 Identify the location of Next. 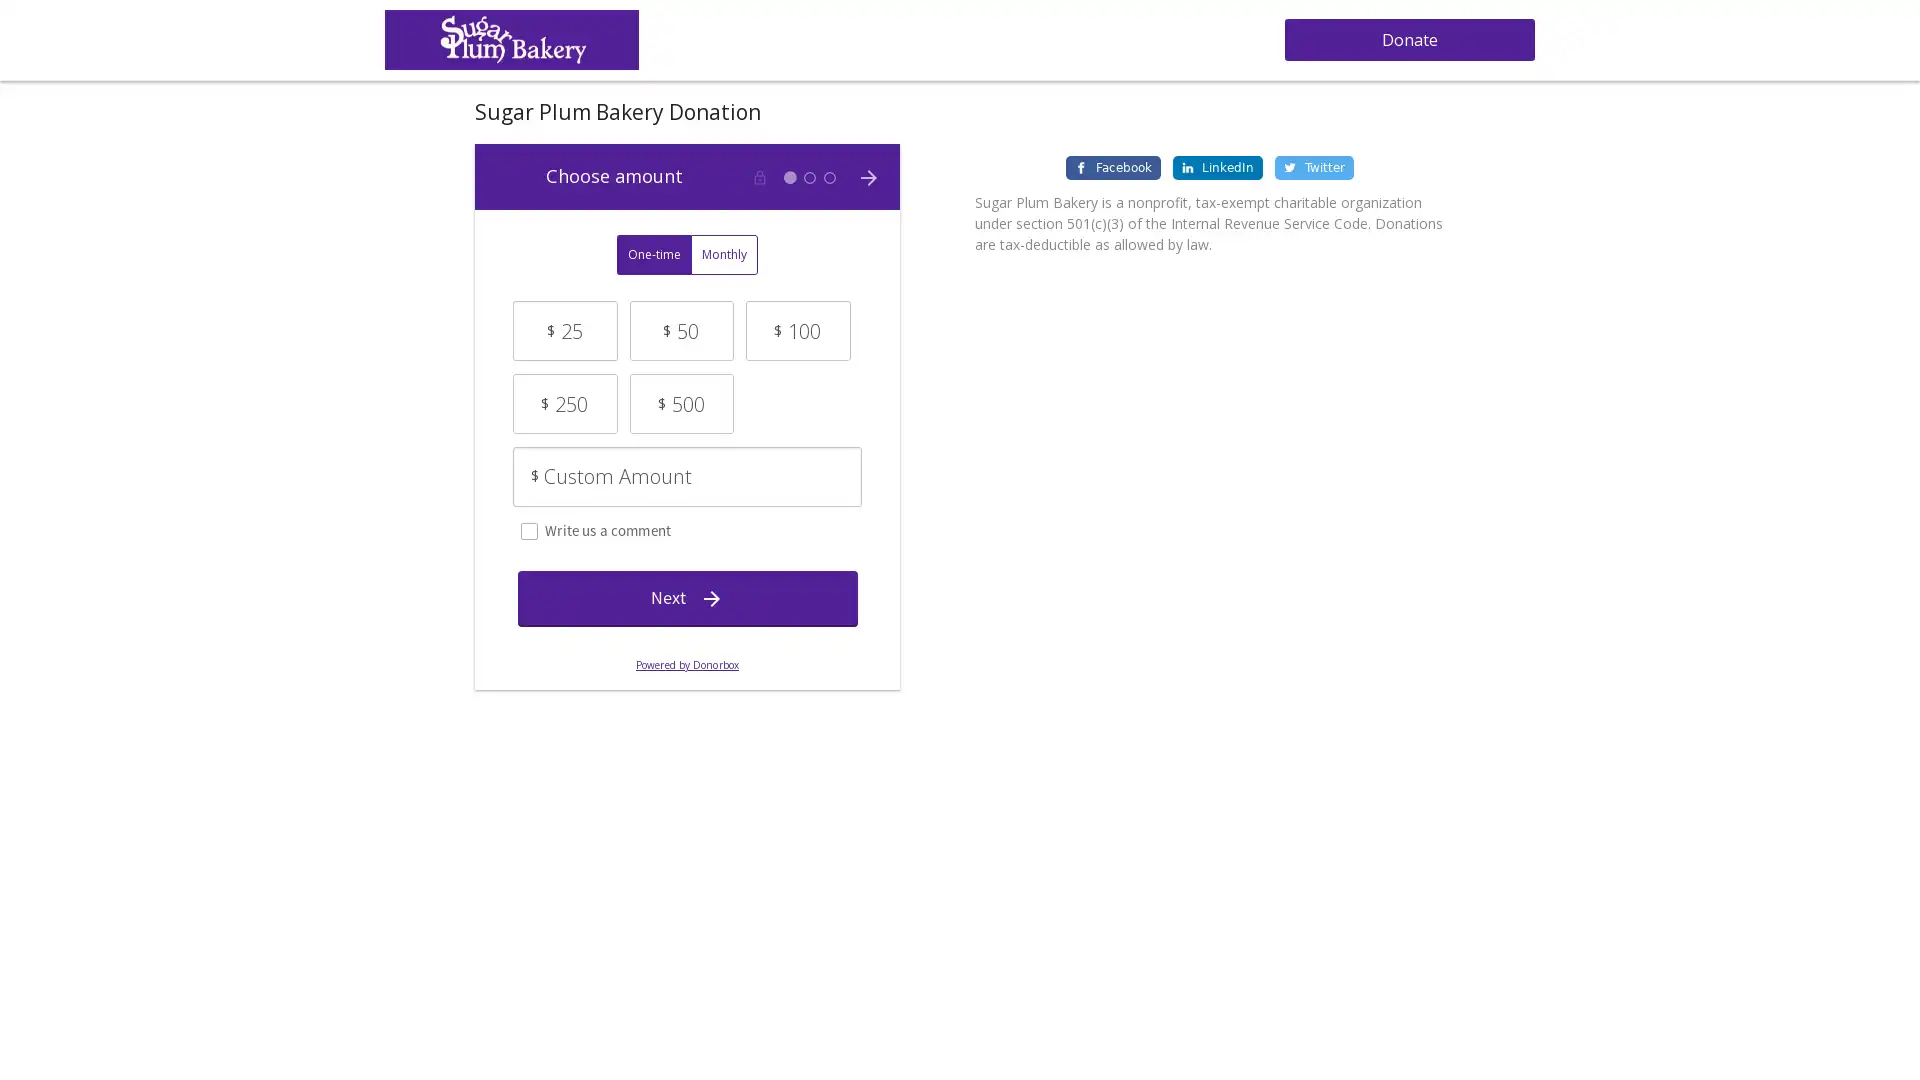
(686, 596).